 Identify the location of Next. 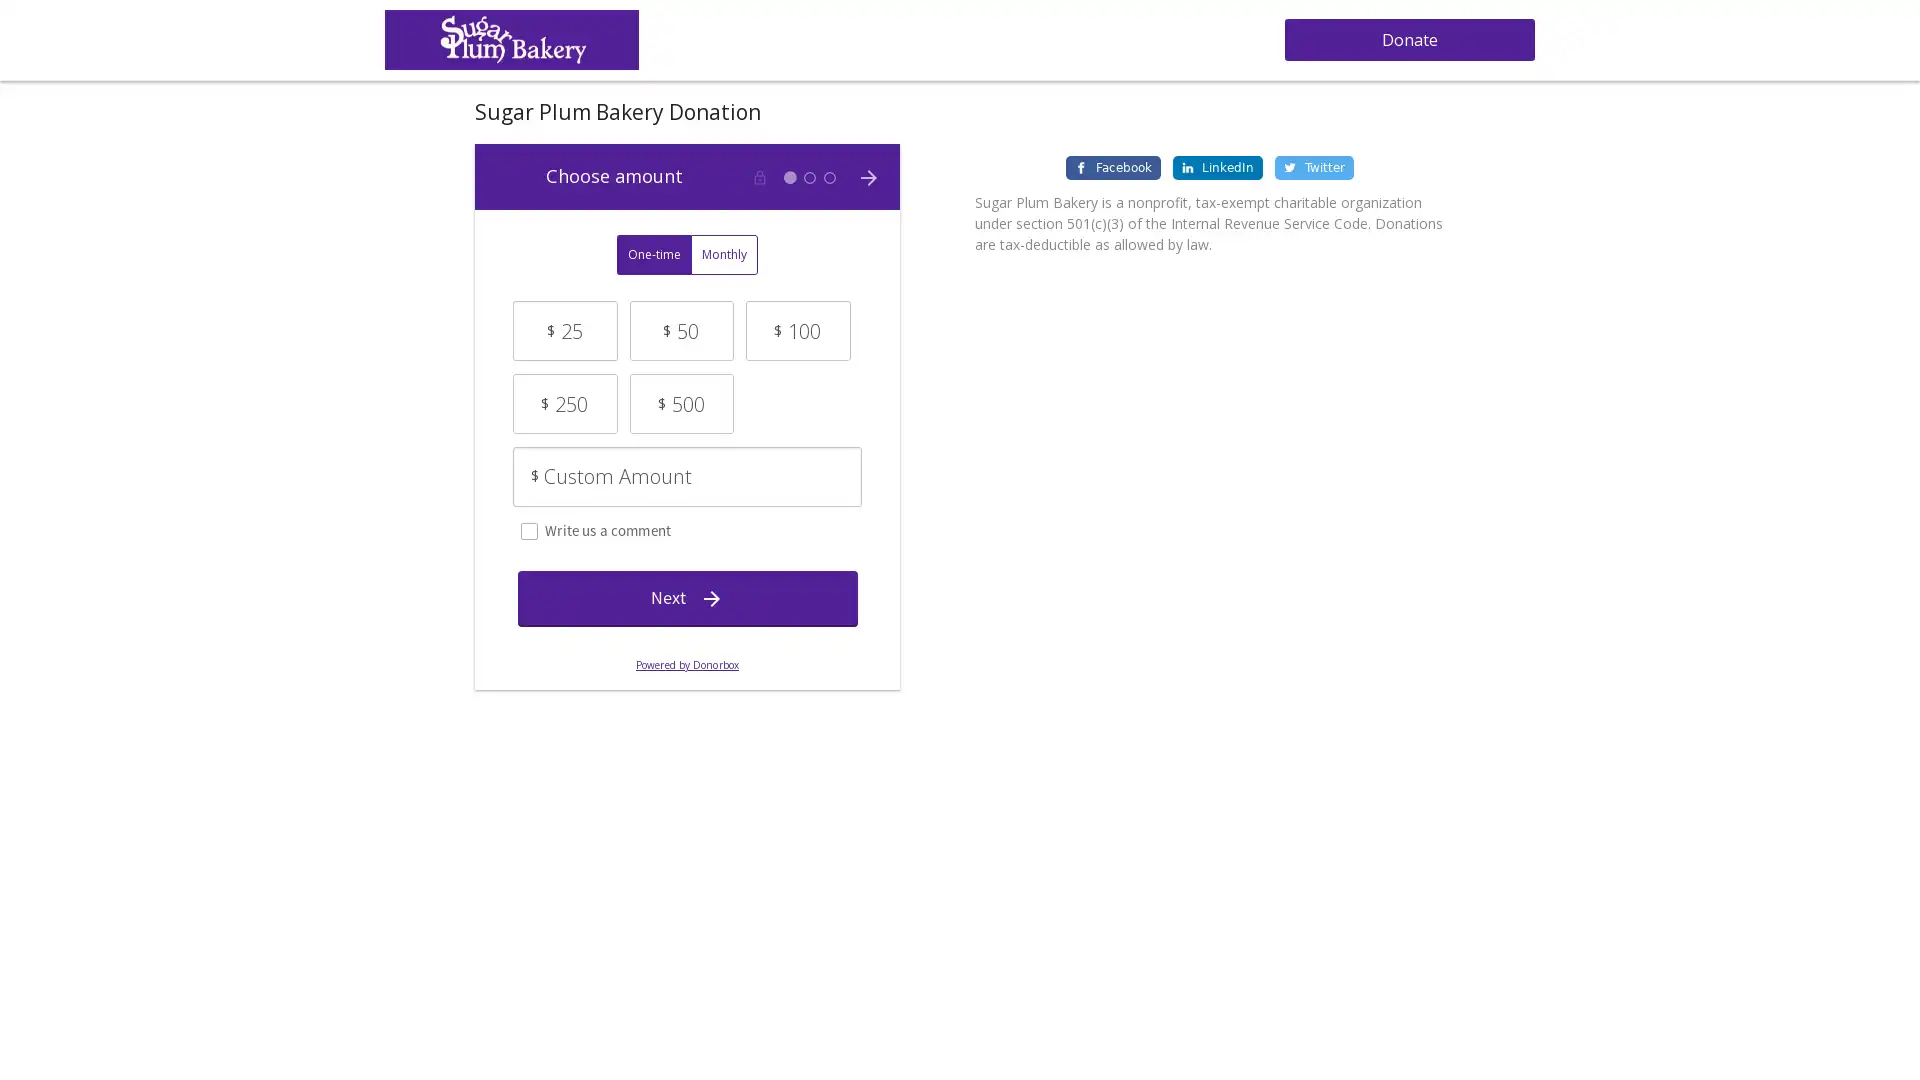
(686, 596).